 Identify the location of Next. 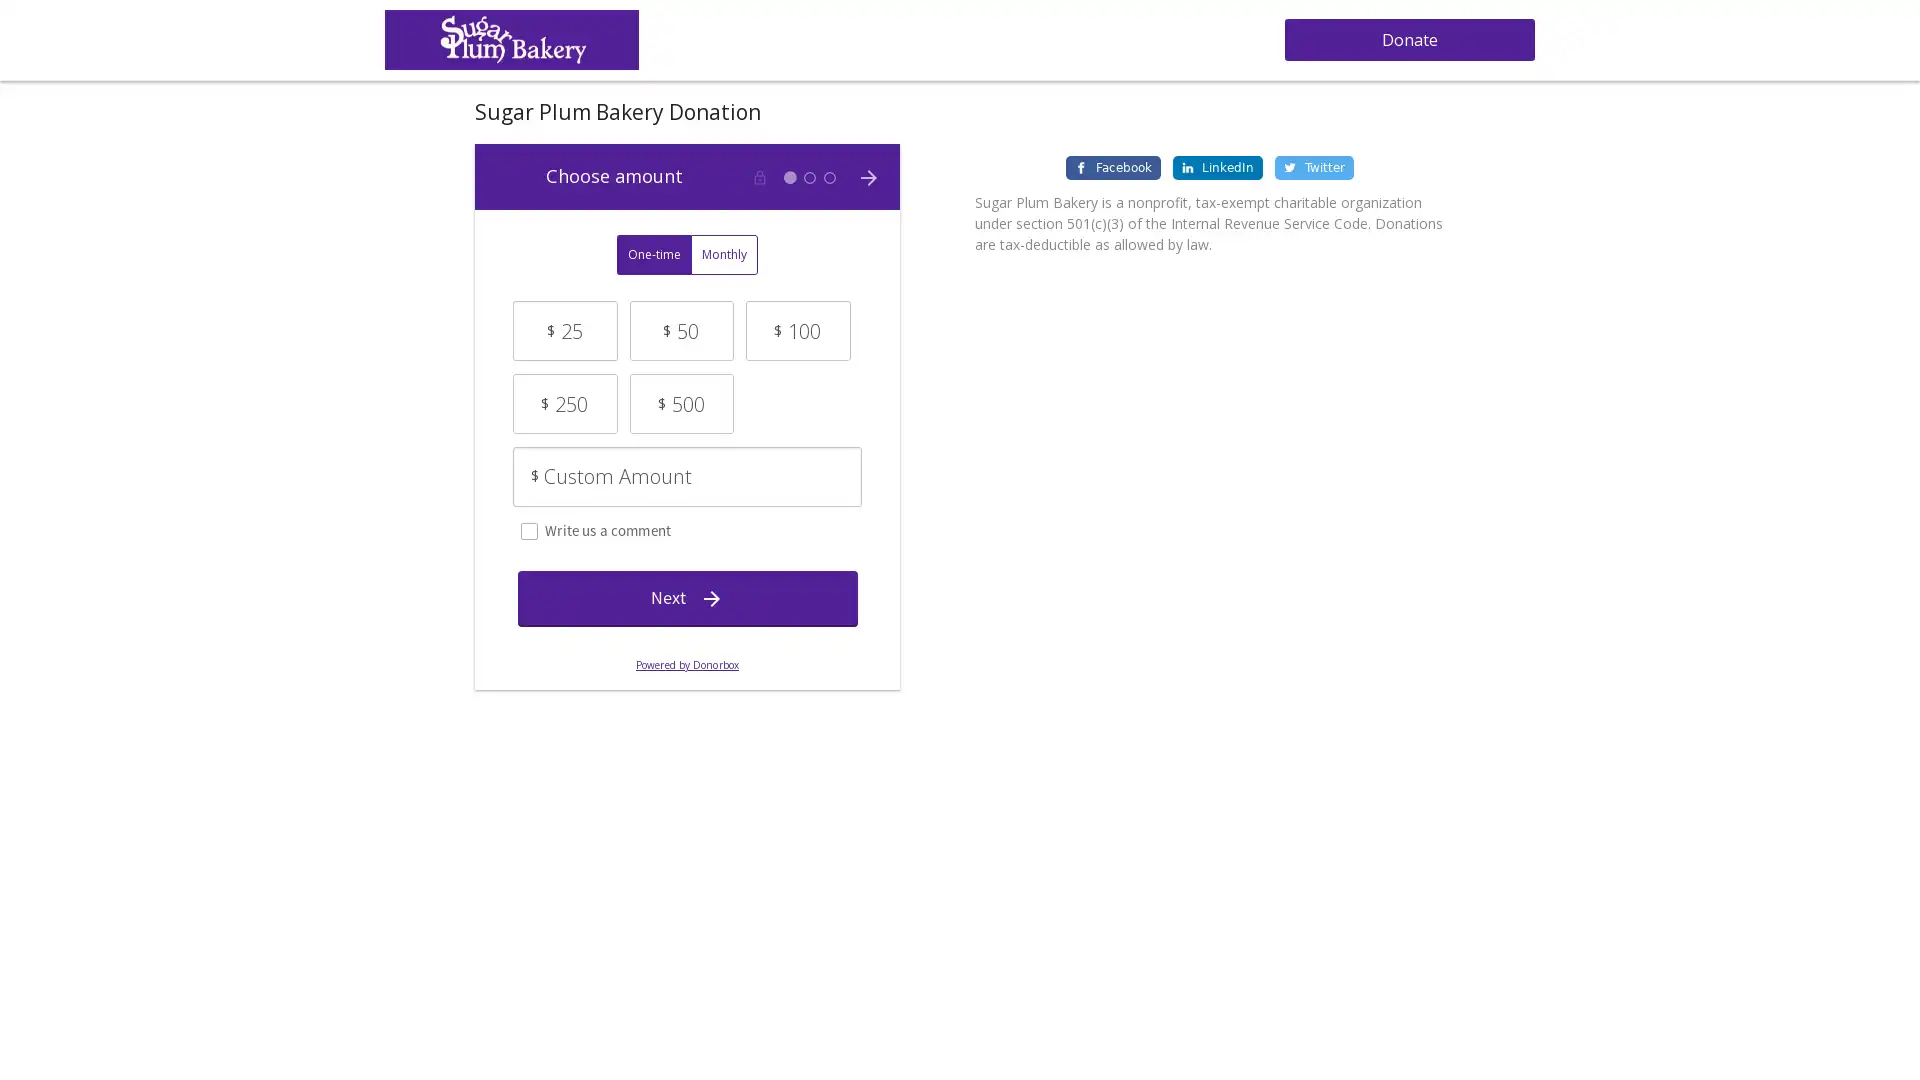
(686, 596).